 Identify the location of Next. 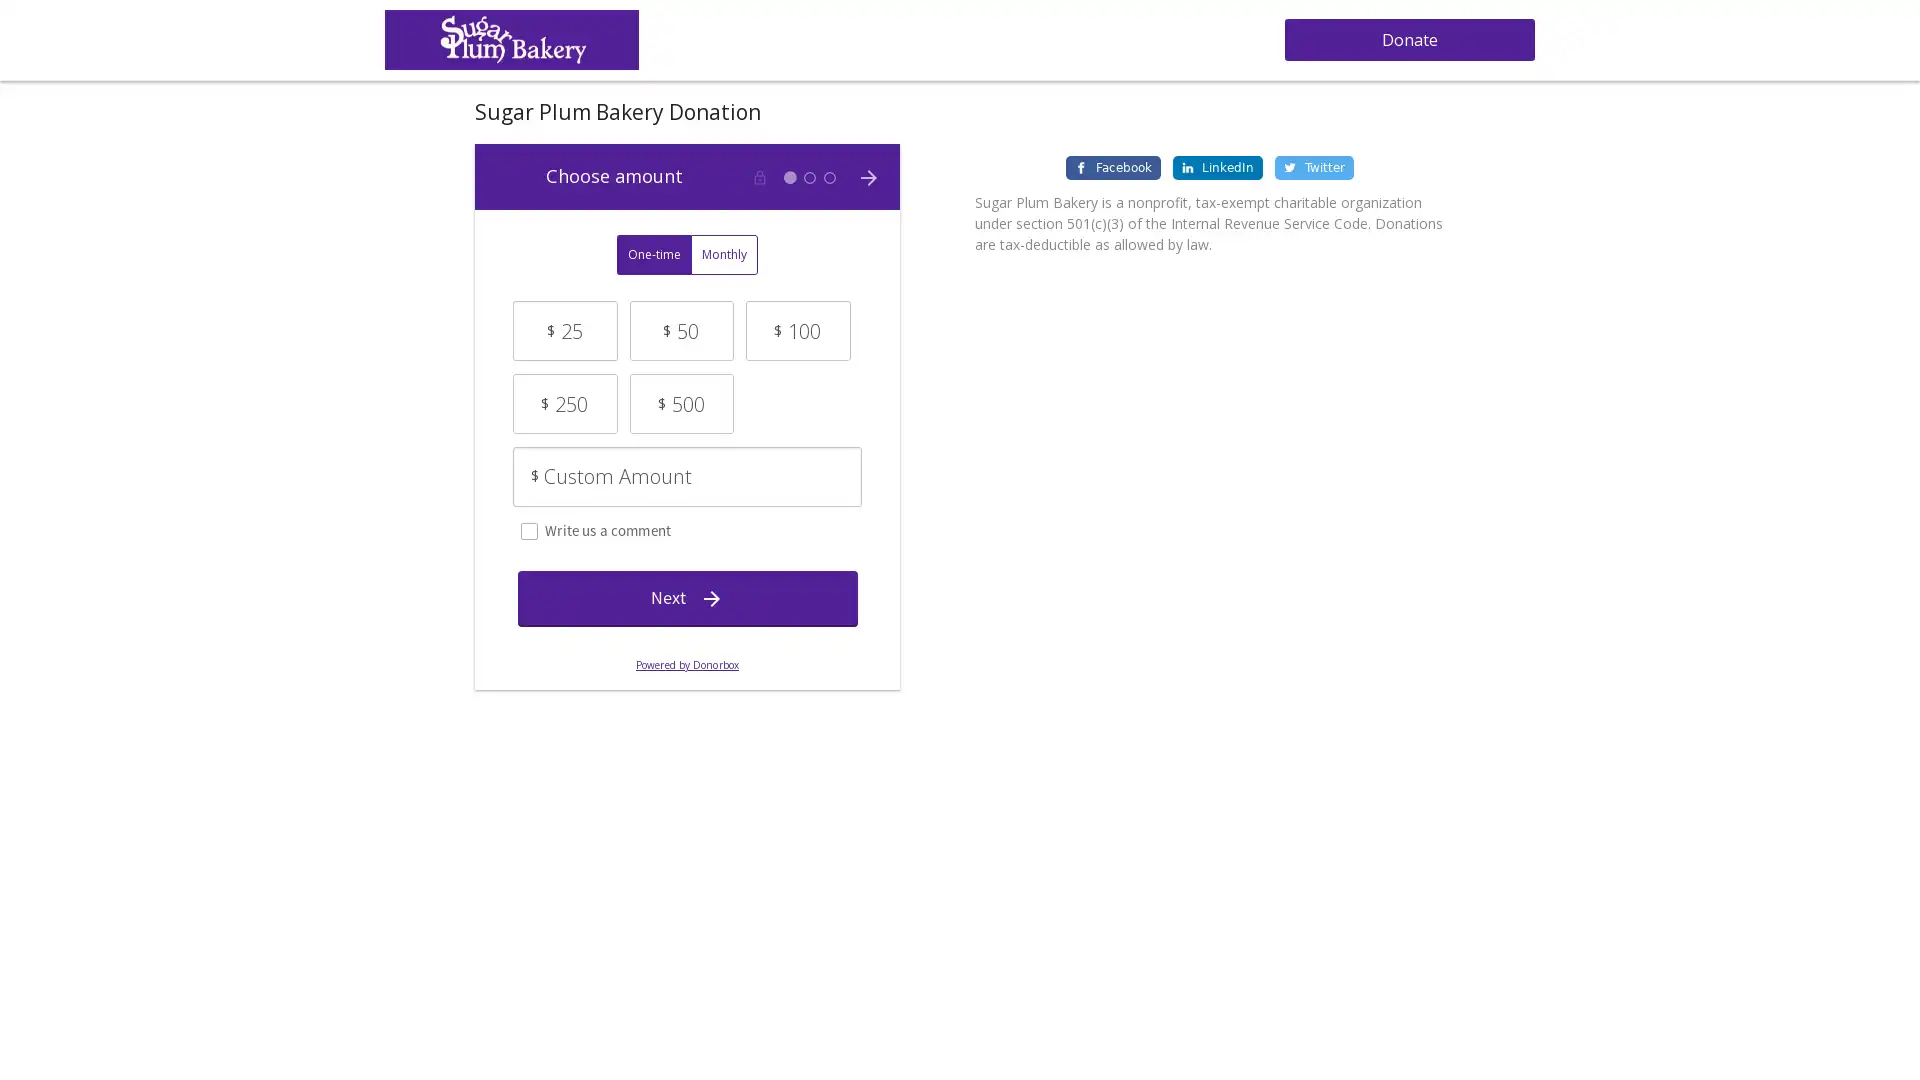
(686, 596).